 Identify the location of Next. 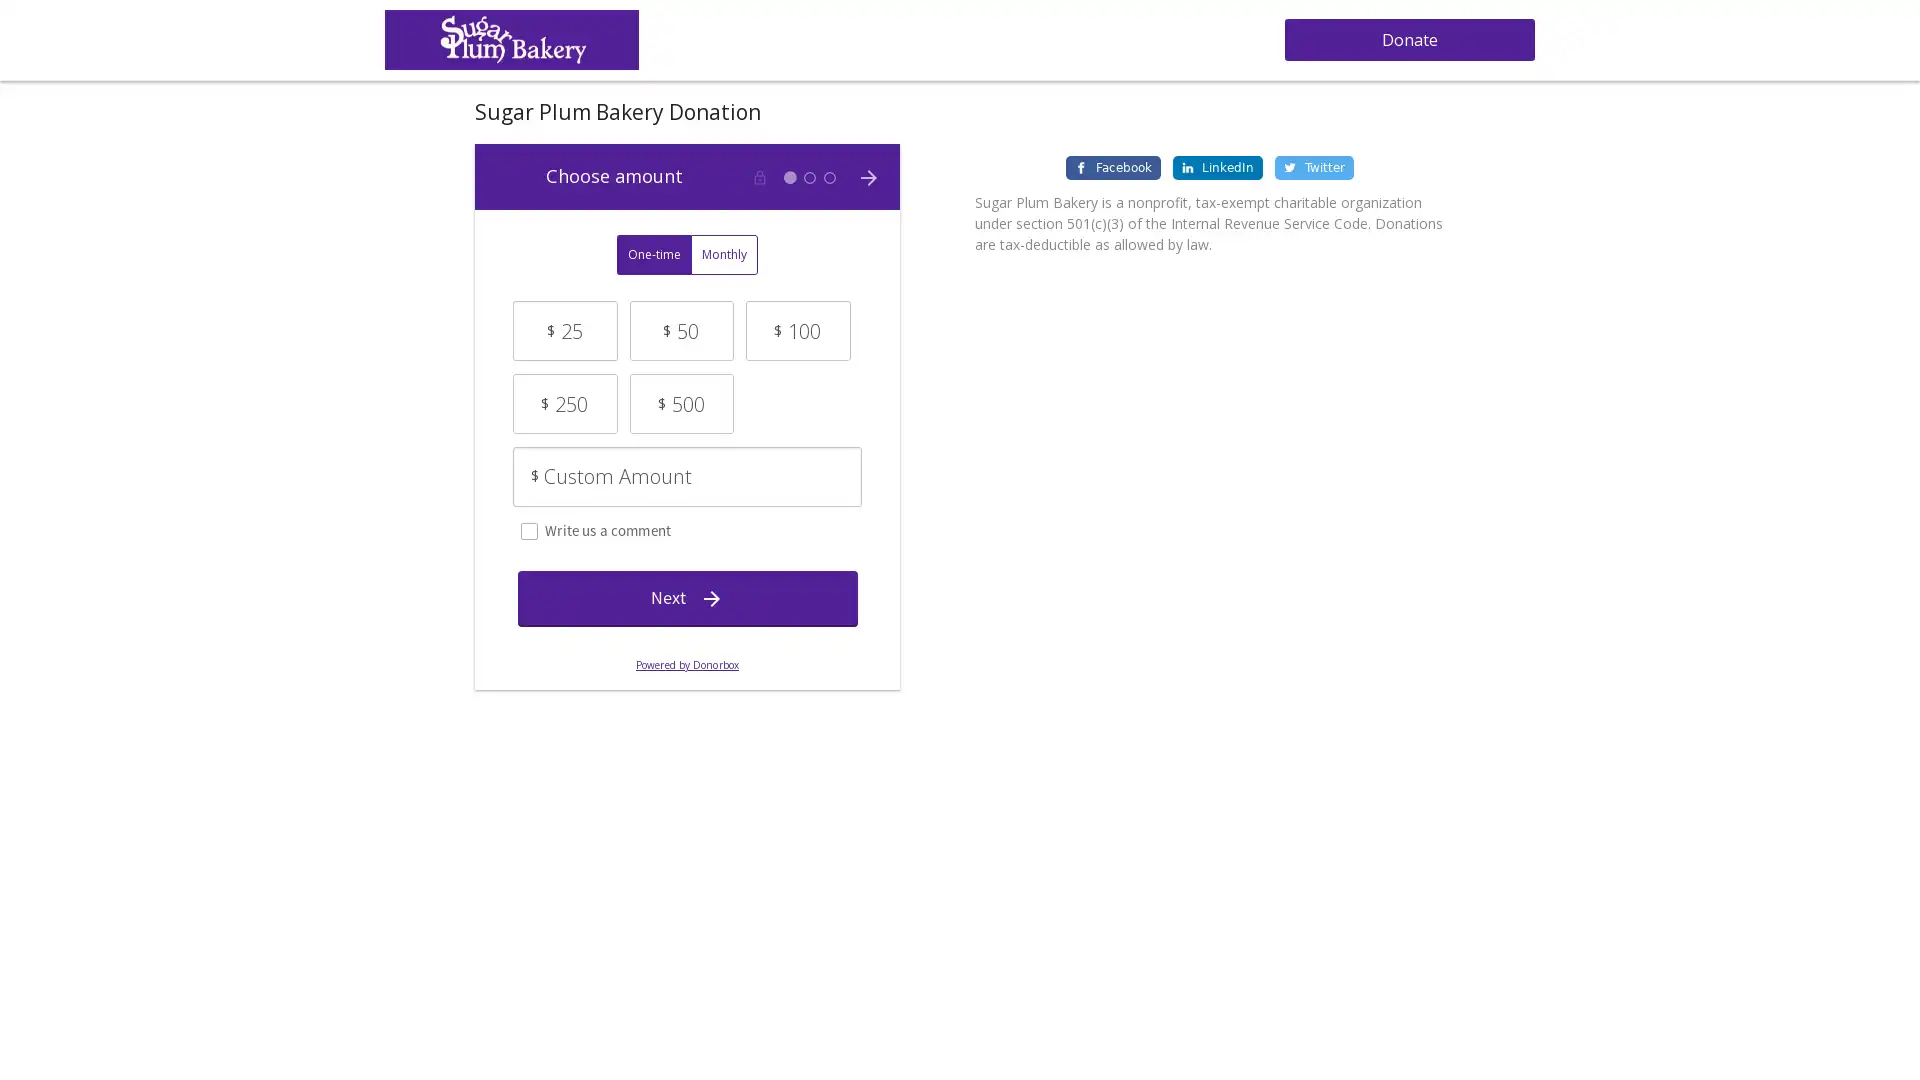
(686, 596).